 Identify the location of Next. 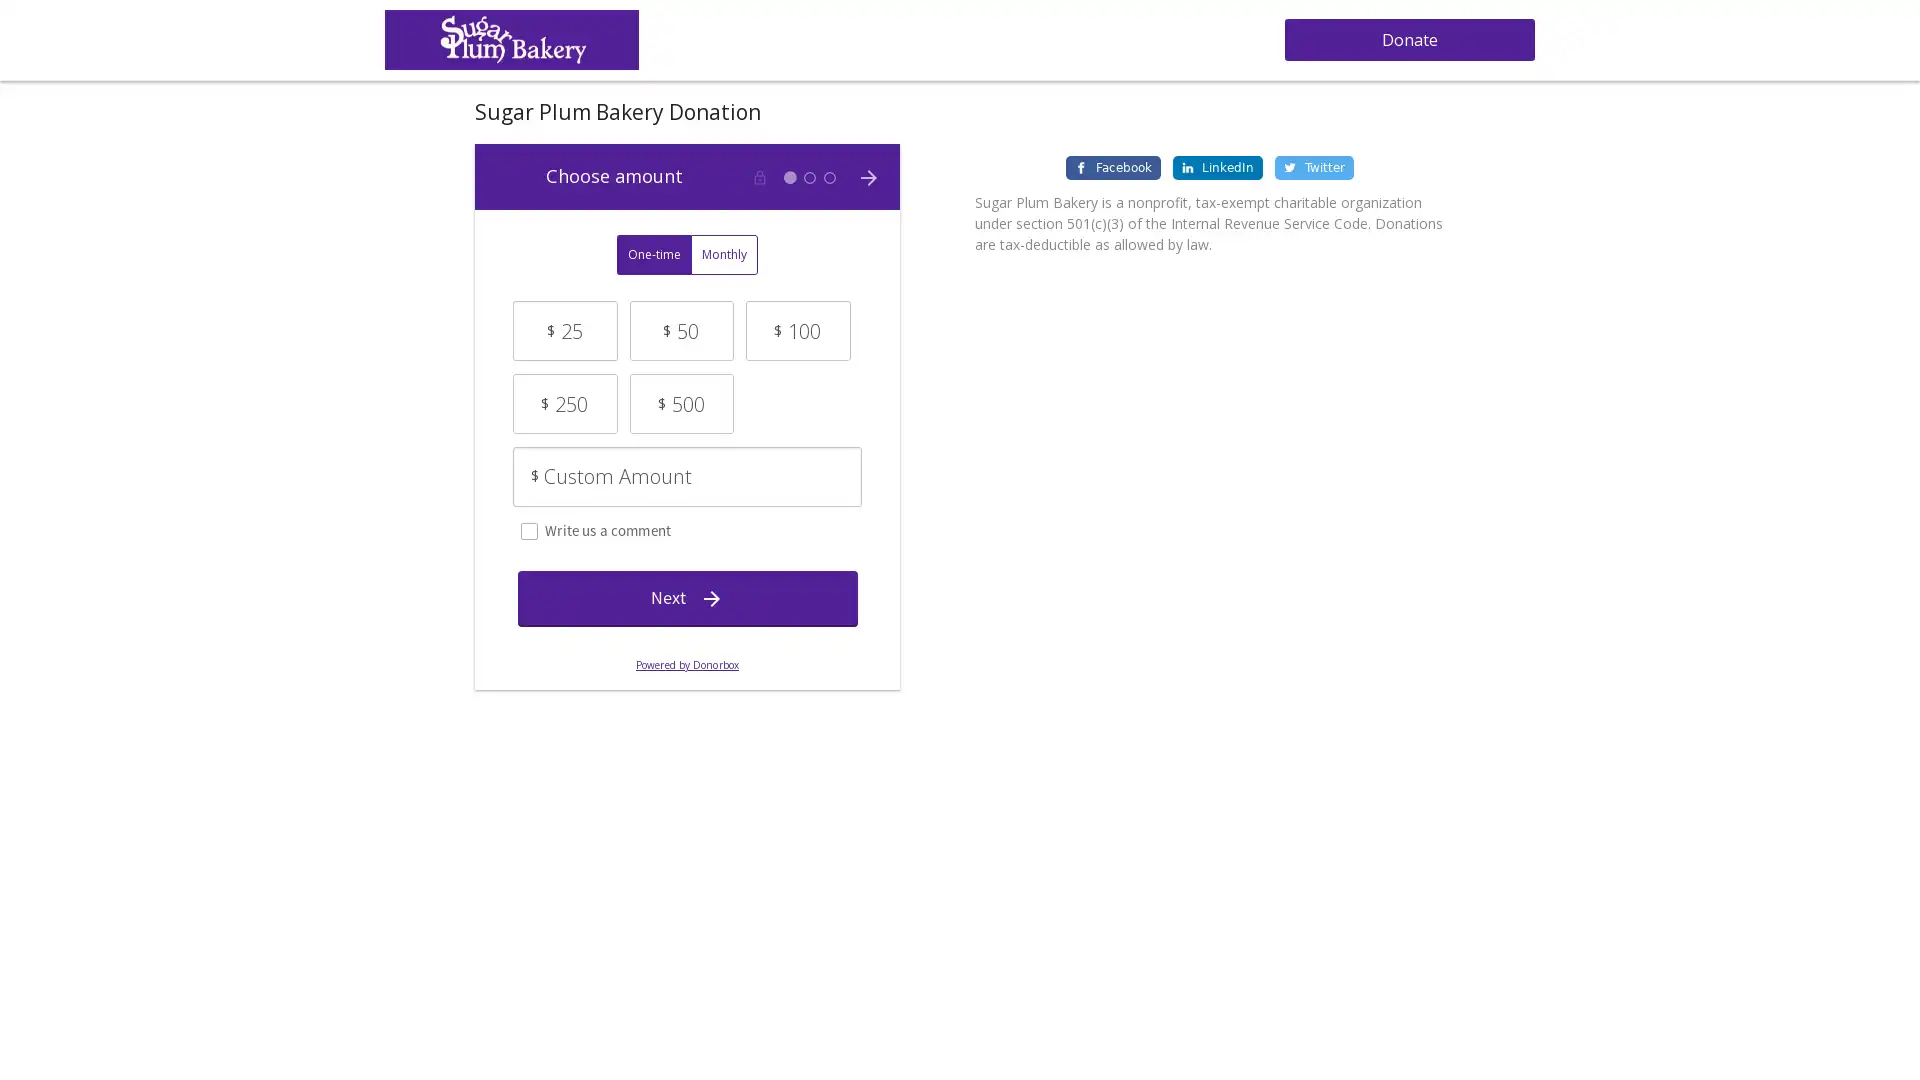
(686, 596).